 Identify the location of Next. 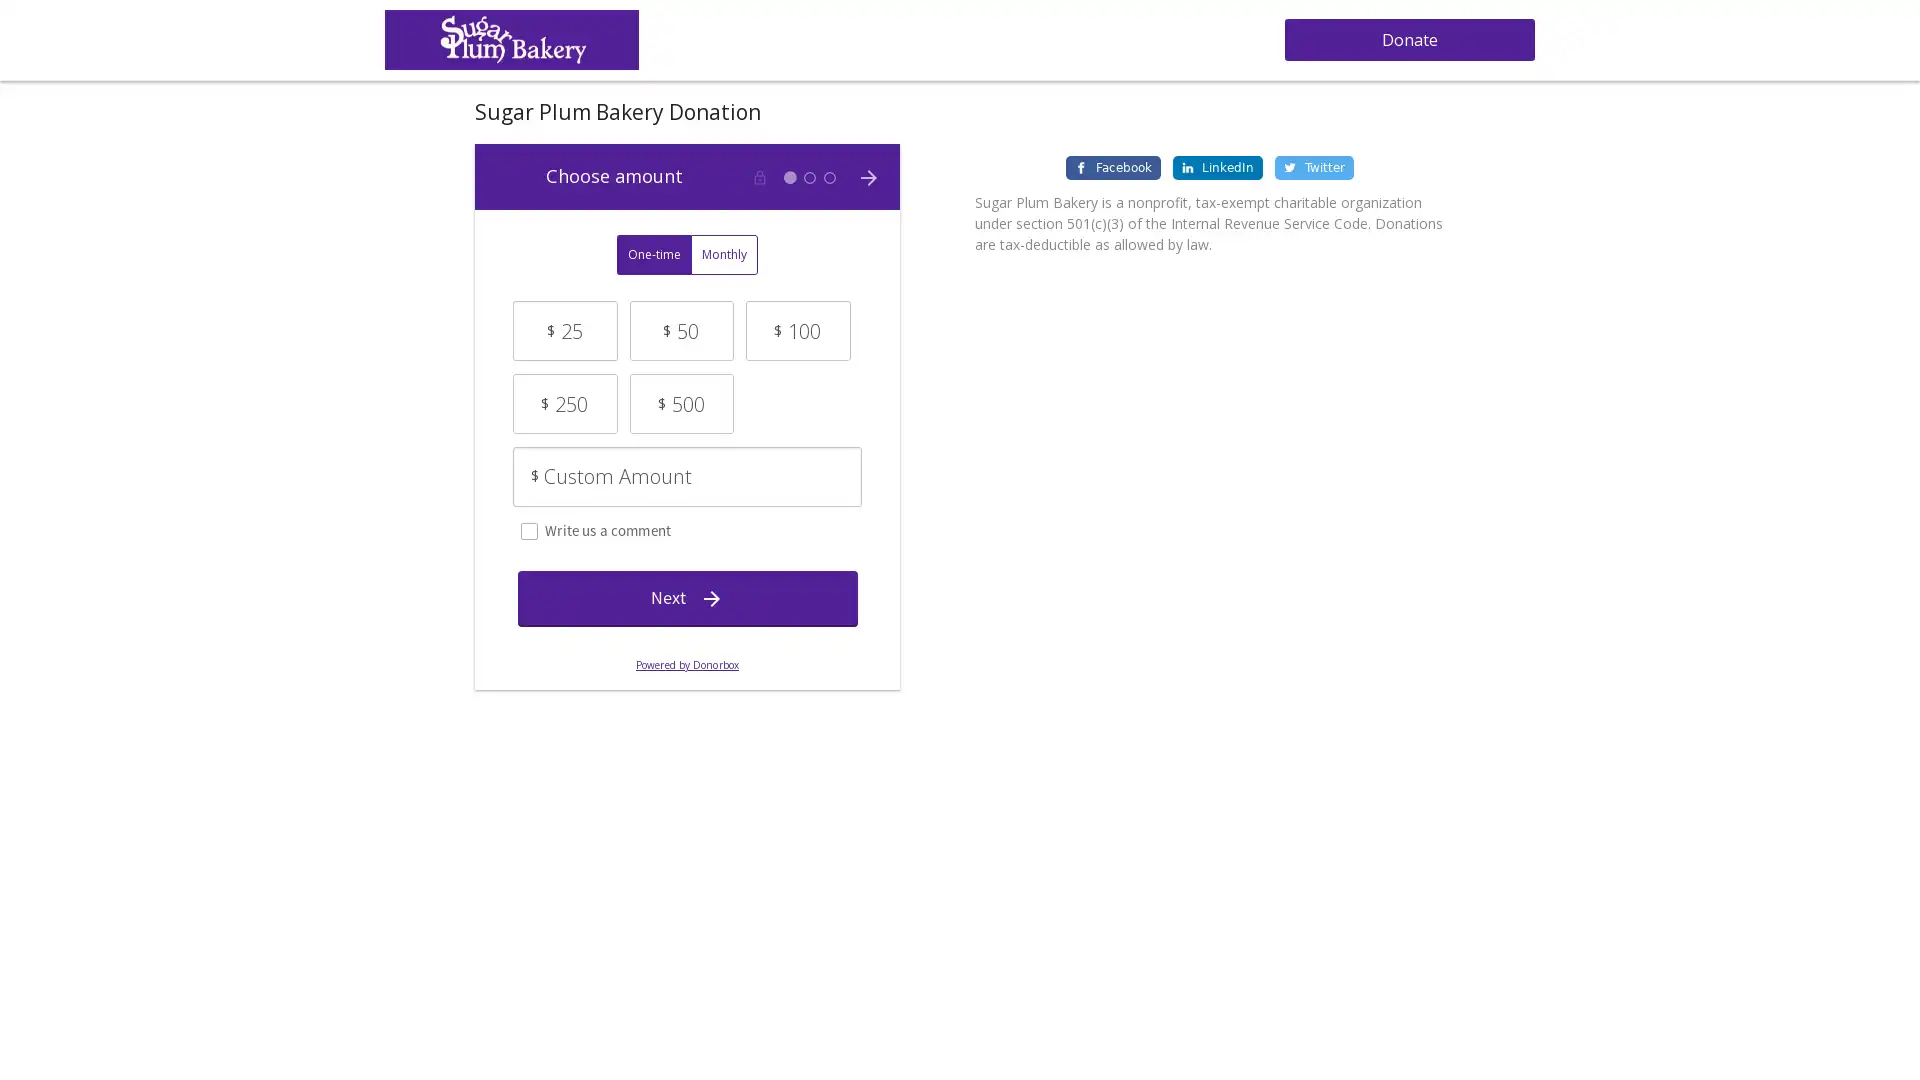
(686, 596).